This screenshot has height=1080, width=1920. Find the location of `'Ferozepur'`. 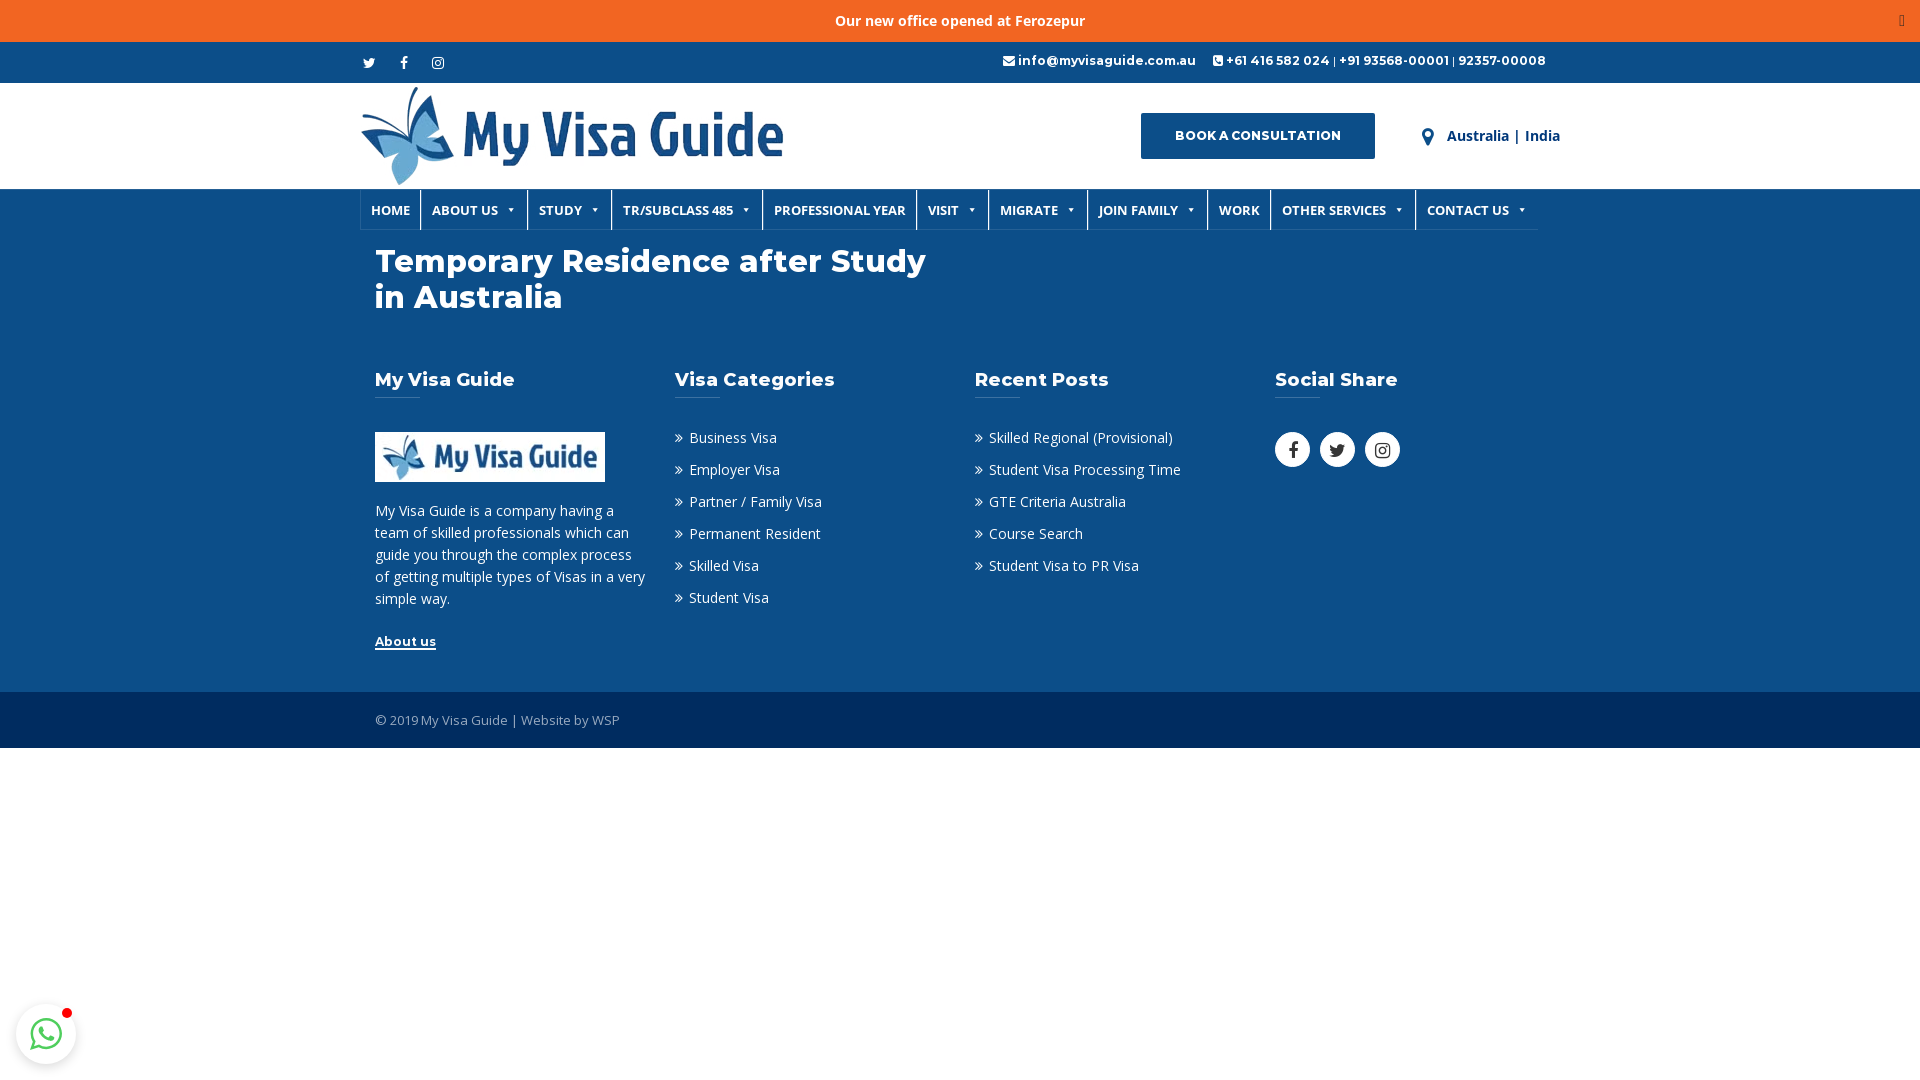

'Ferozepur' is located at coordinates (1014, 20).